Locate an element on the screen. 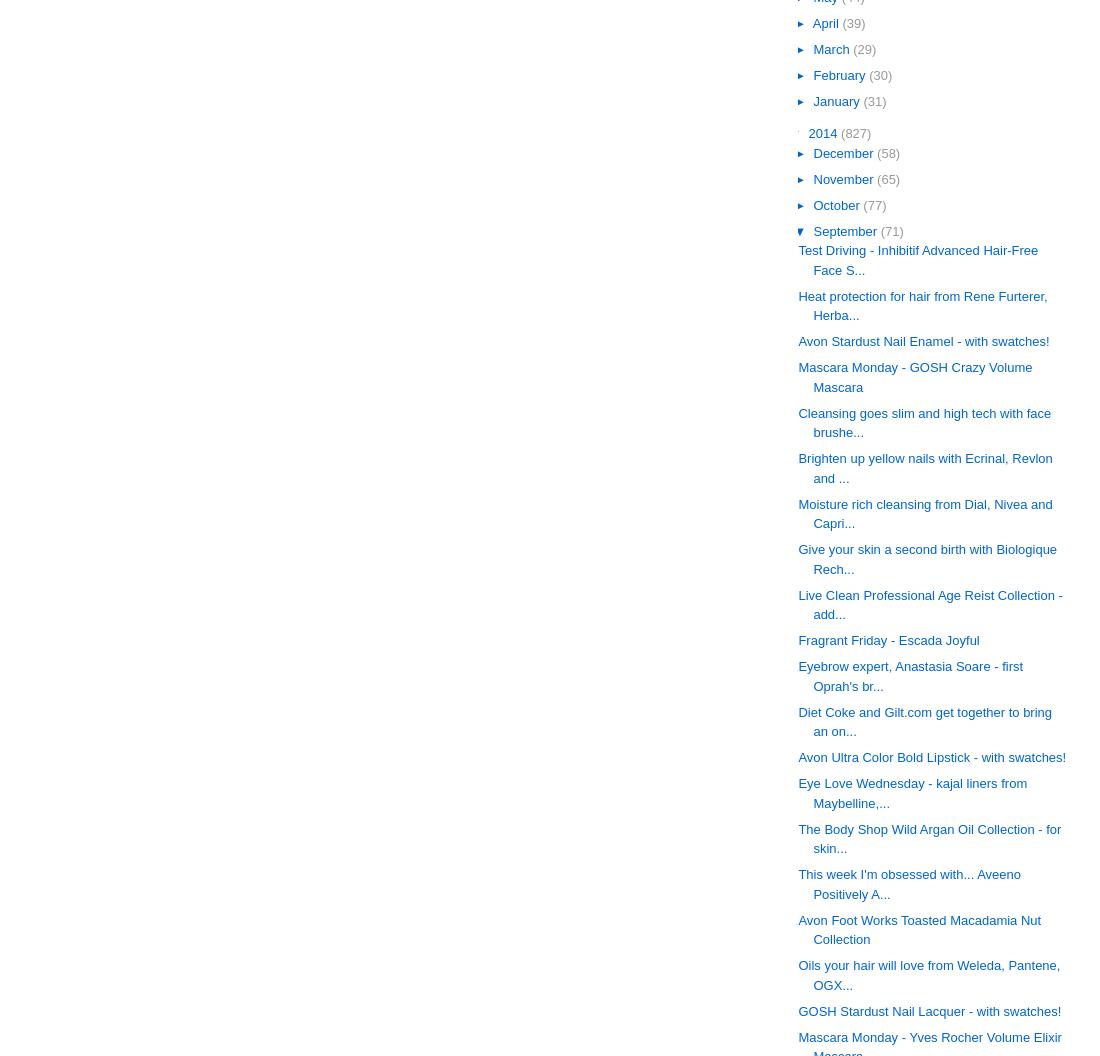  '(71)' is located at coordinates (890, 229).